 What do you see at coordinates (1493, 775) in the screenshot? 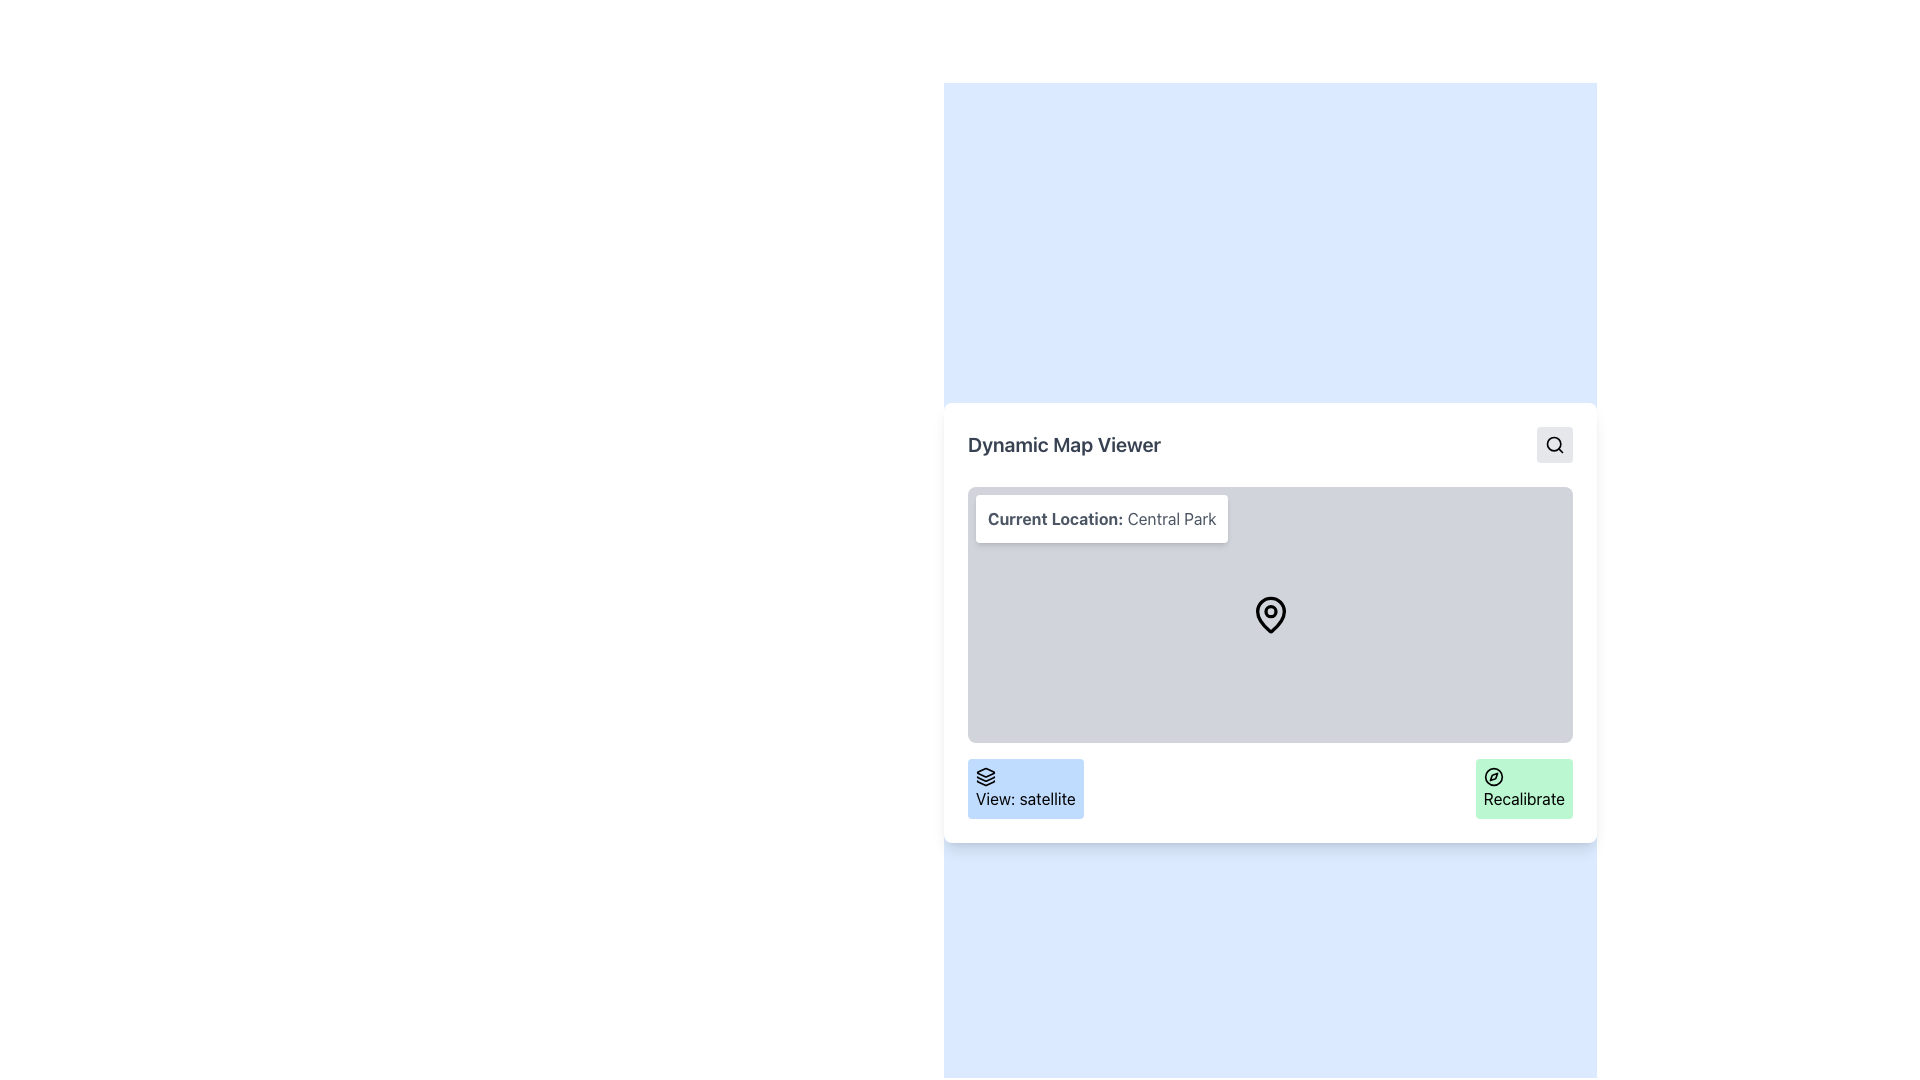
I see `the bottom right green button labeled 'Recalibrate' which contains the recalibration icon, indicating a reset or location recalibration action related to the map` at bounding box center [1493, 775].